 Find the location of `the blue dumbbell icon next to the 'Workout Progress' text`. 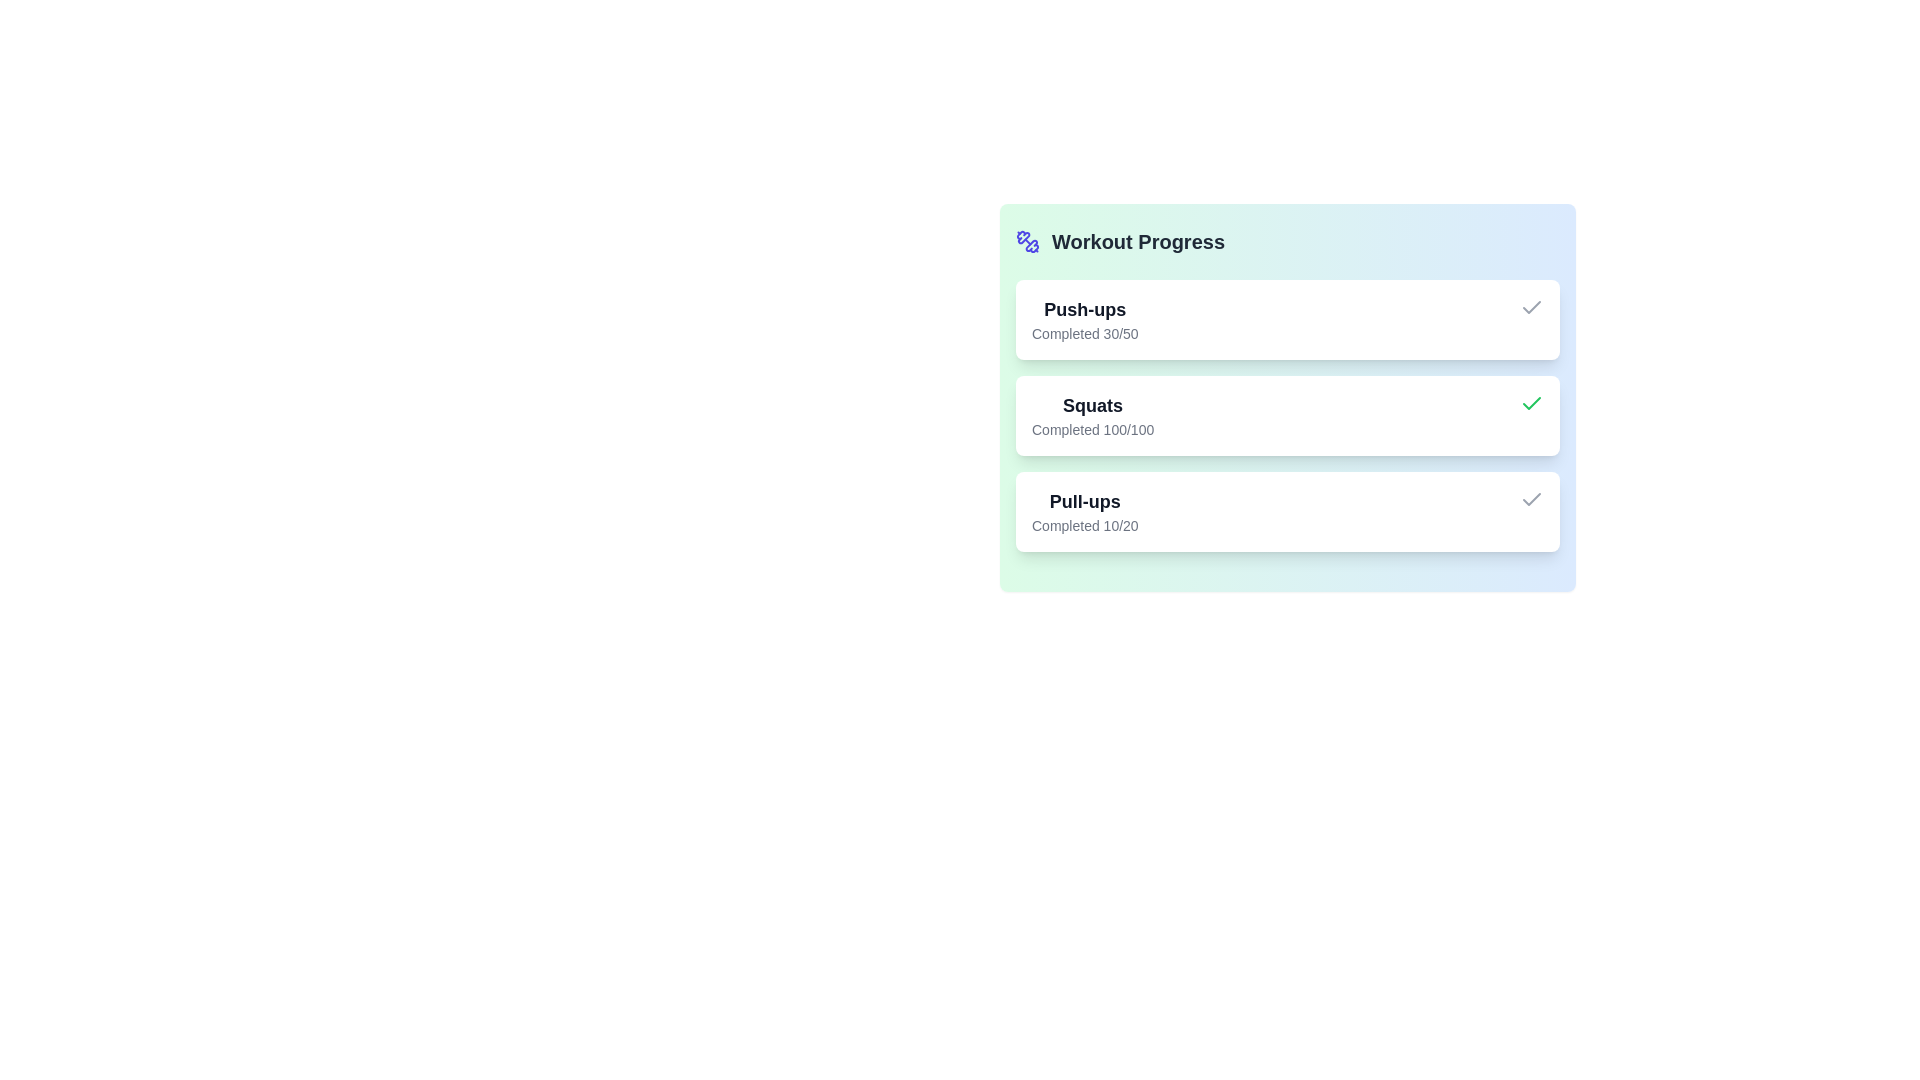

the blue dumbbell icon next to the 'Workout Progress' text is located at coordinates (1027, 241).